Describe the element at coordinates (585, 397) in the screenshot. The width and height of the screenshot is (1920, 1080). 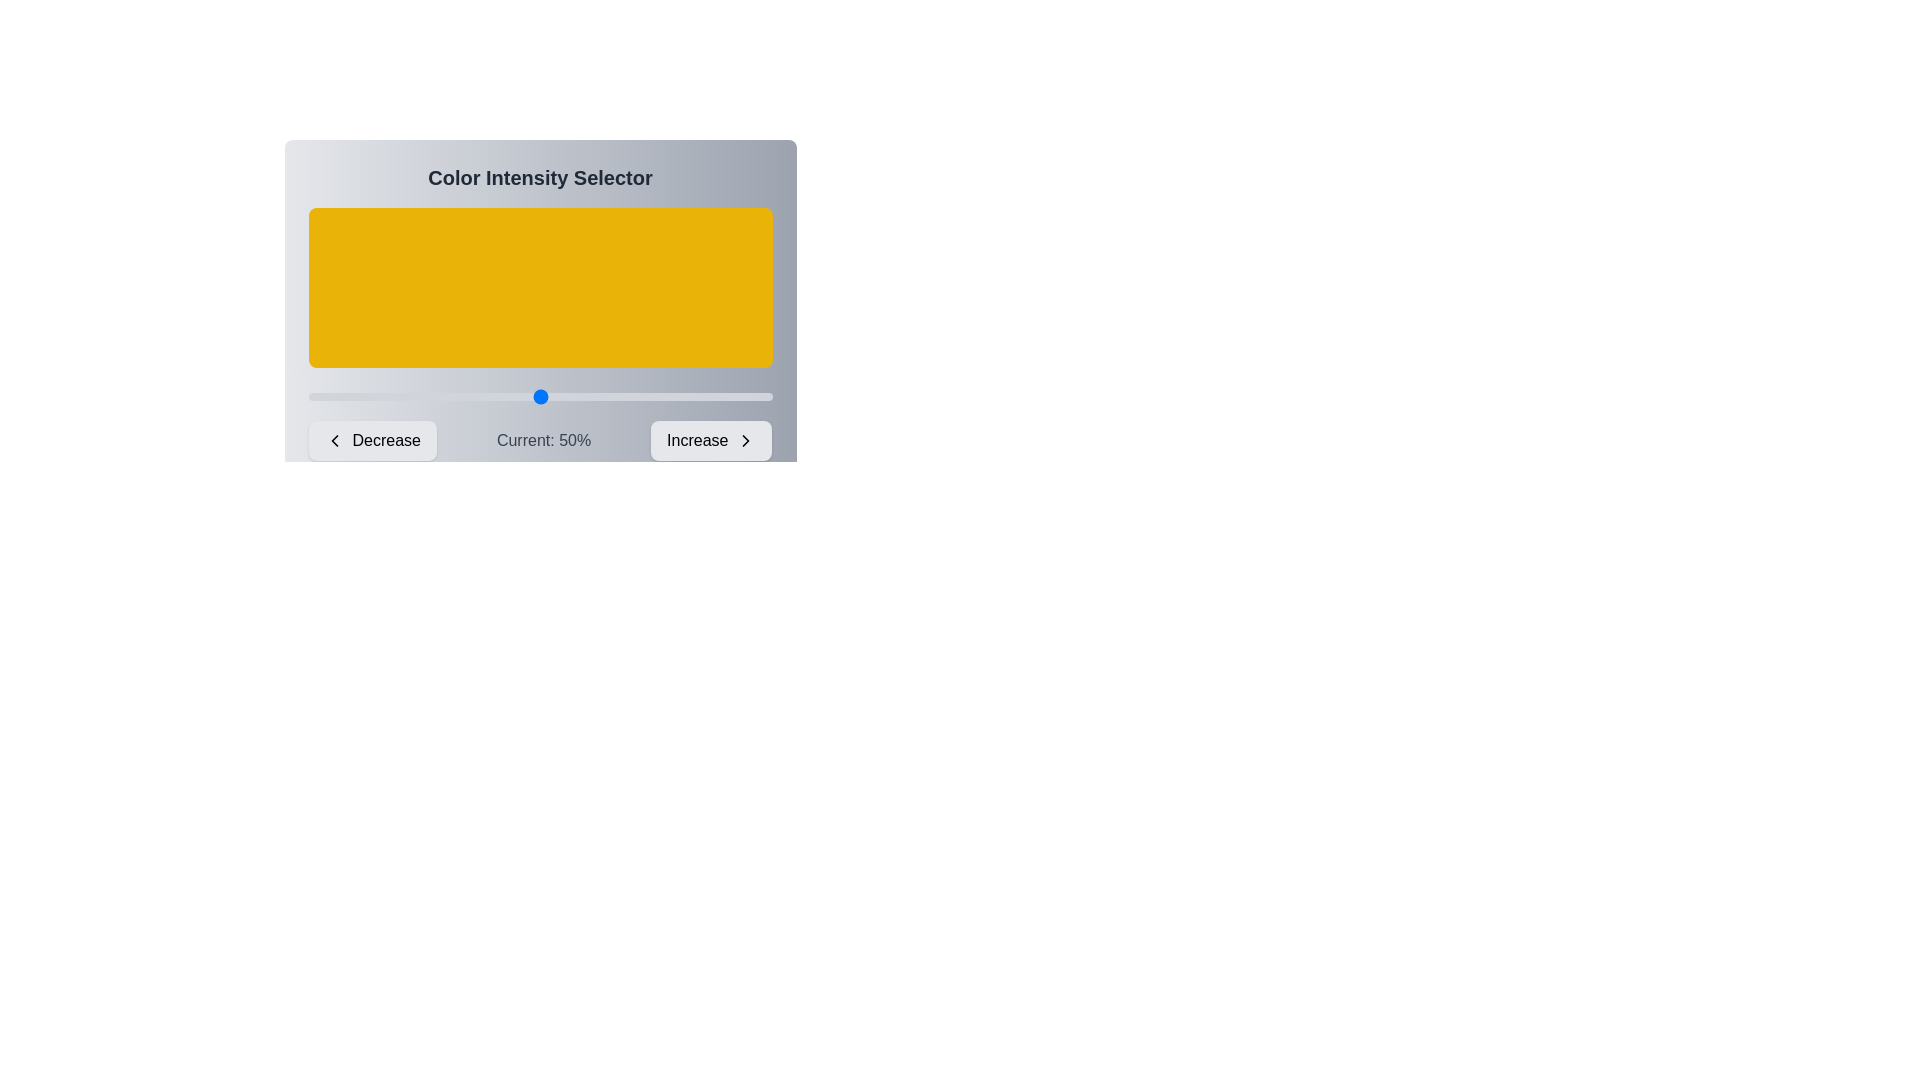
I see `color intensity` at that location.